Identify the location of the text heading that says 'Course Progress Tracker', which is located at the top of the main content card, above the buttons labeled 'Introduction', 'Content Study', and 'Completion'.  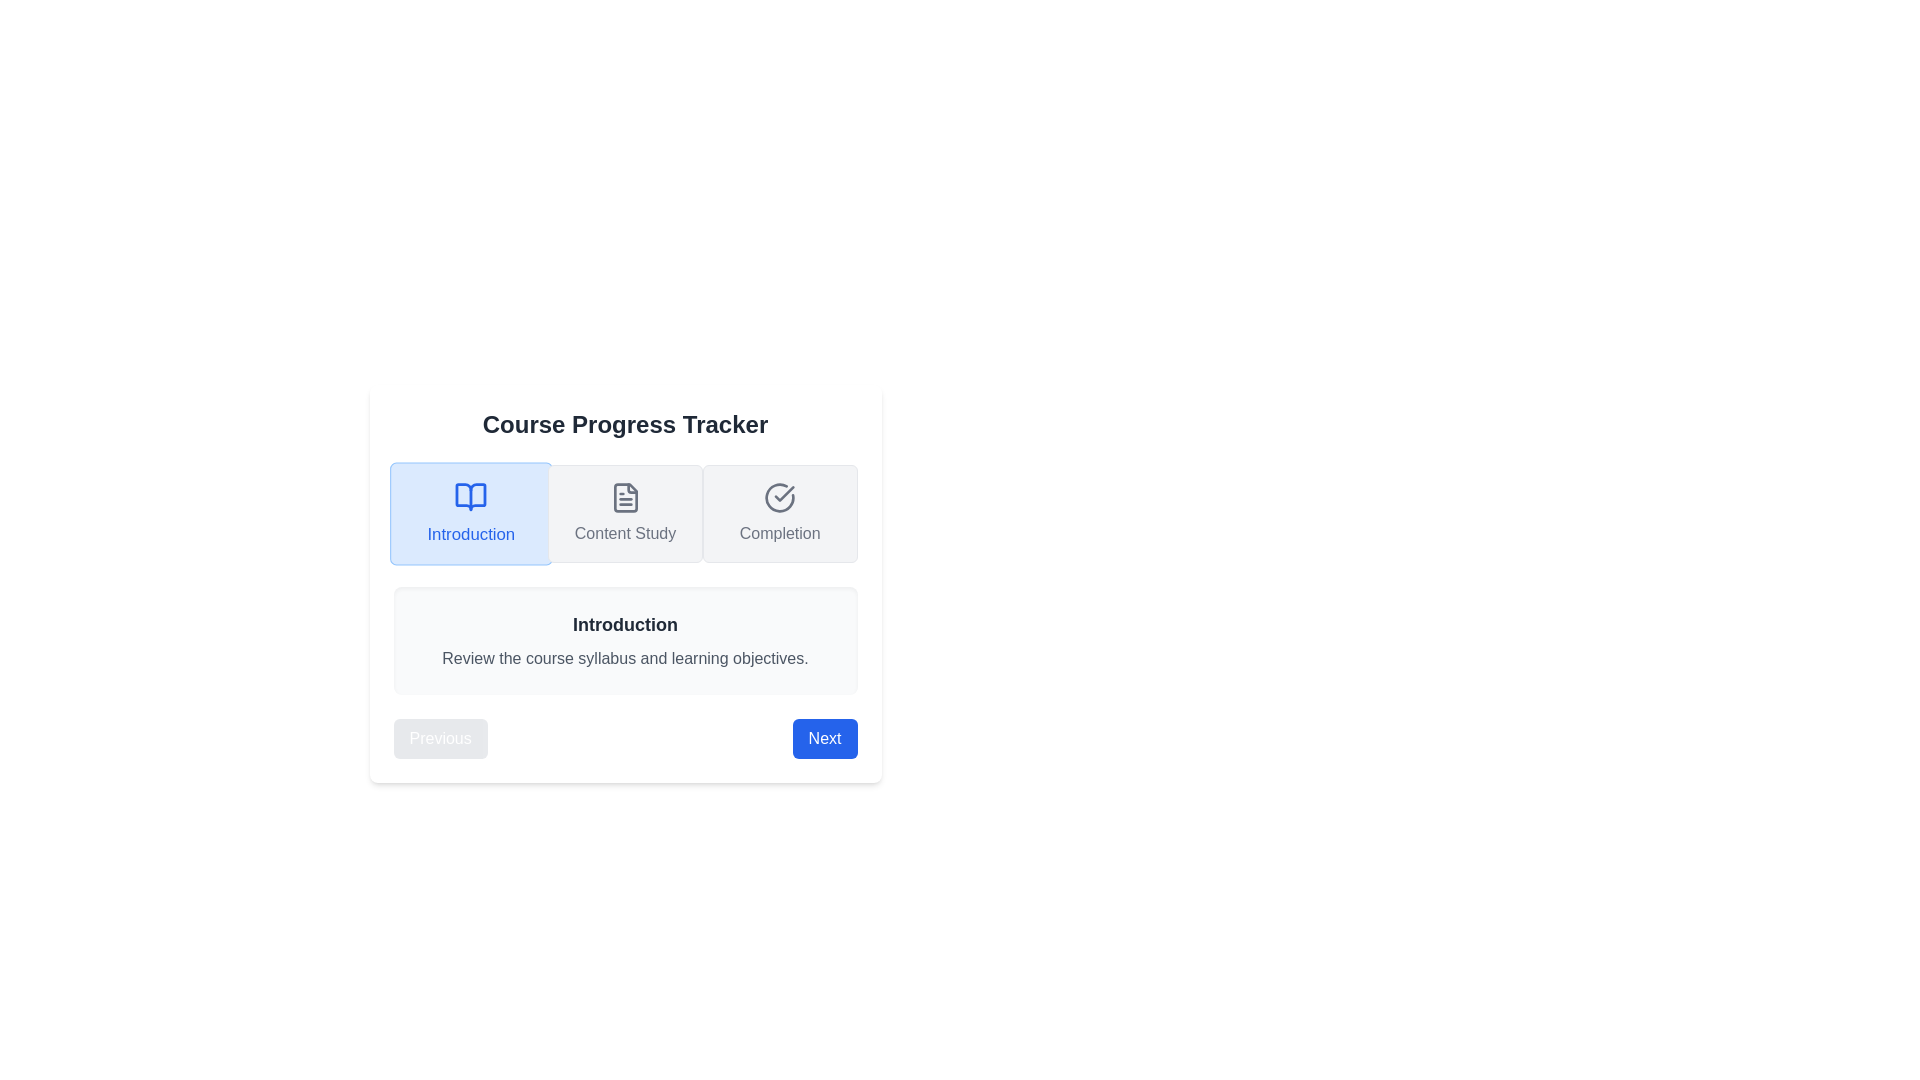
(624, 423).